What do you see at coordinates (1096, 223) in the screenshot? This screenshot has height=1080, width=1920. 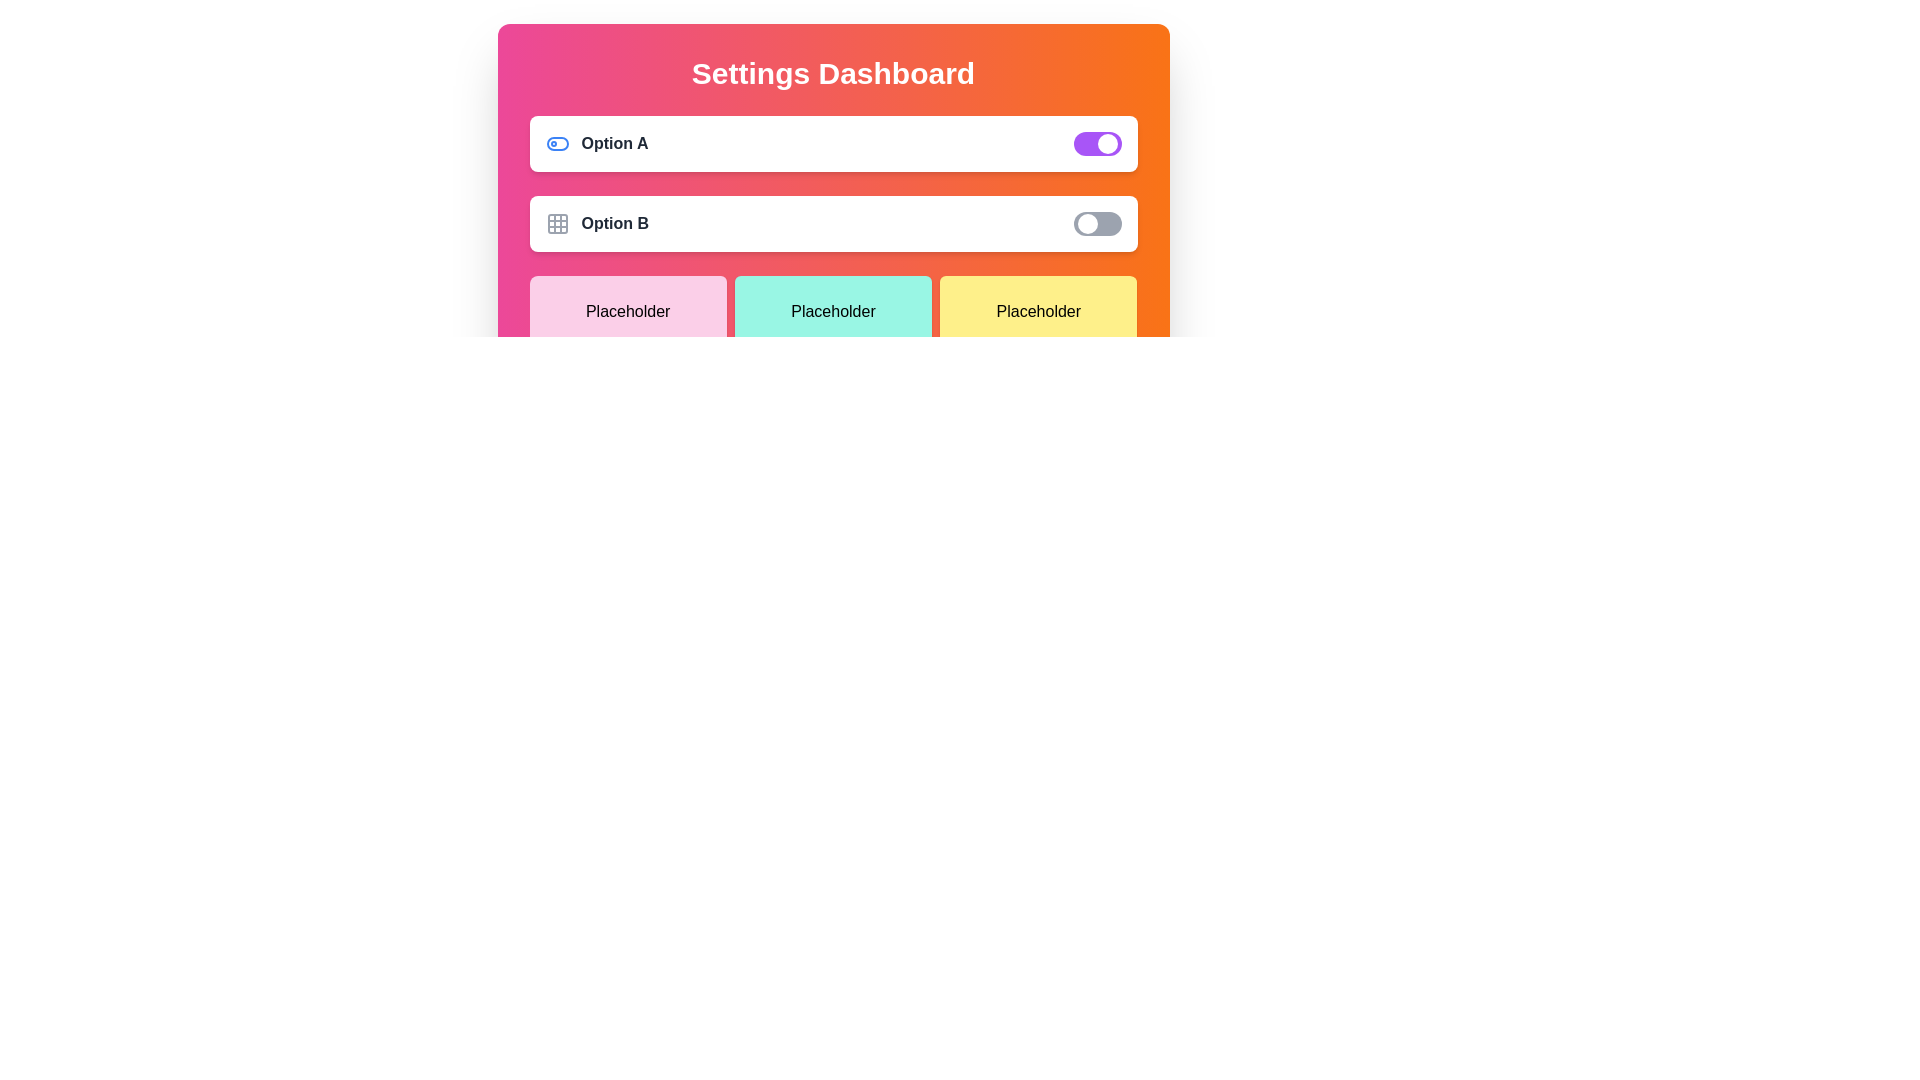 I see `the toggle switch located in the 'Option B' section to switch its state` at bounding box center [1096, 223].